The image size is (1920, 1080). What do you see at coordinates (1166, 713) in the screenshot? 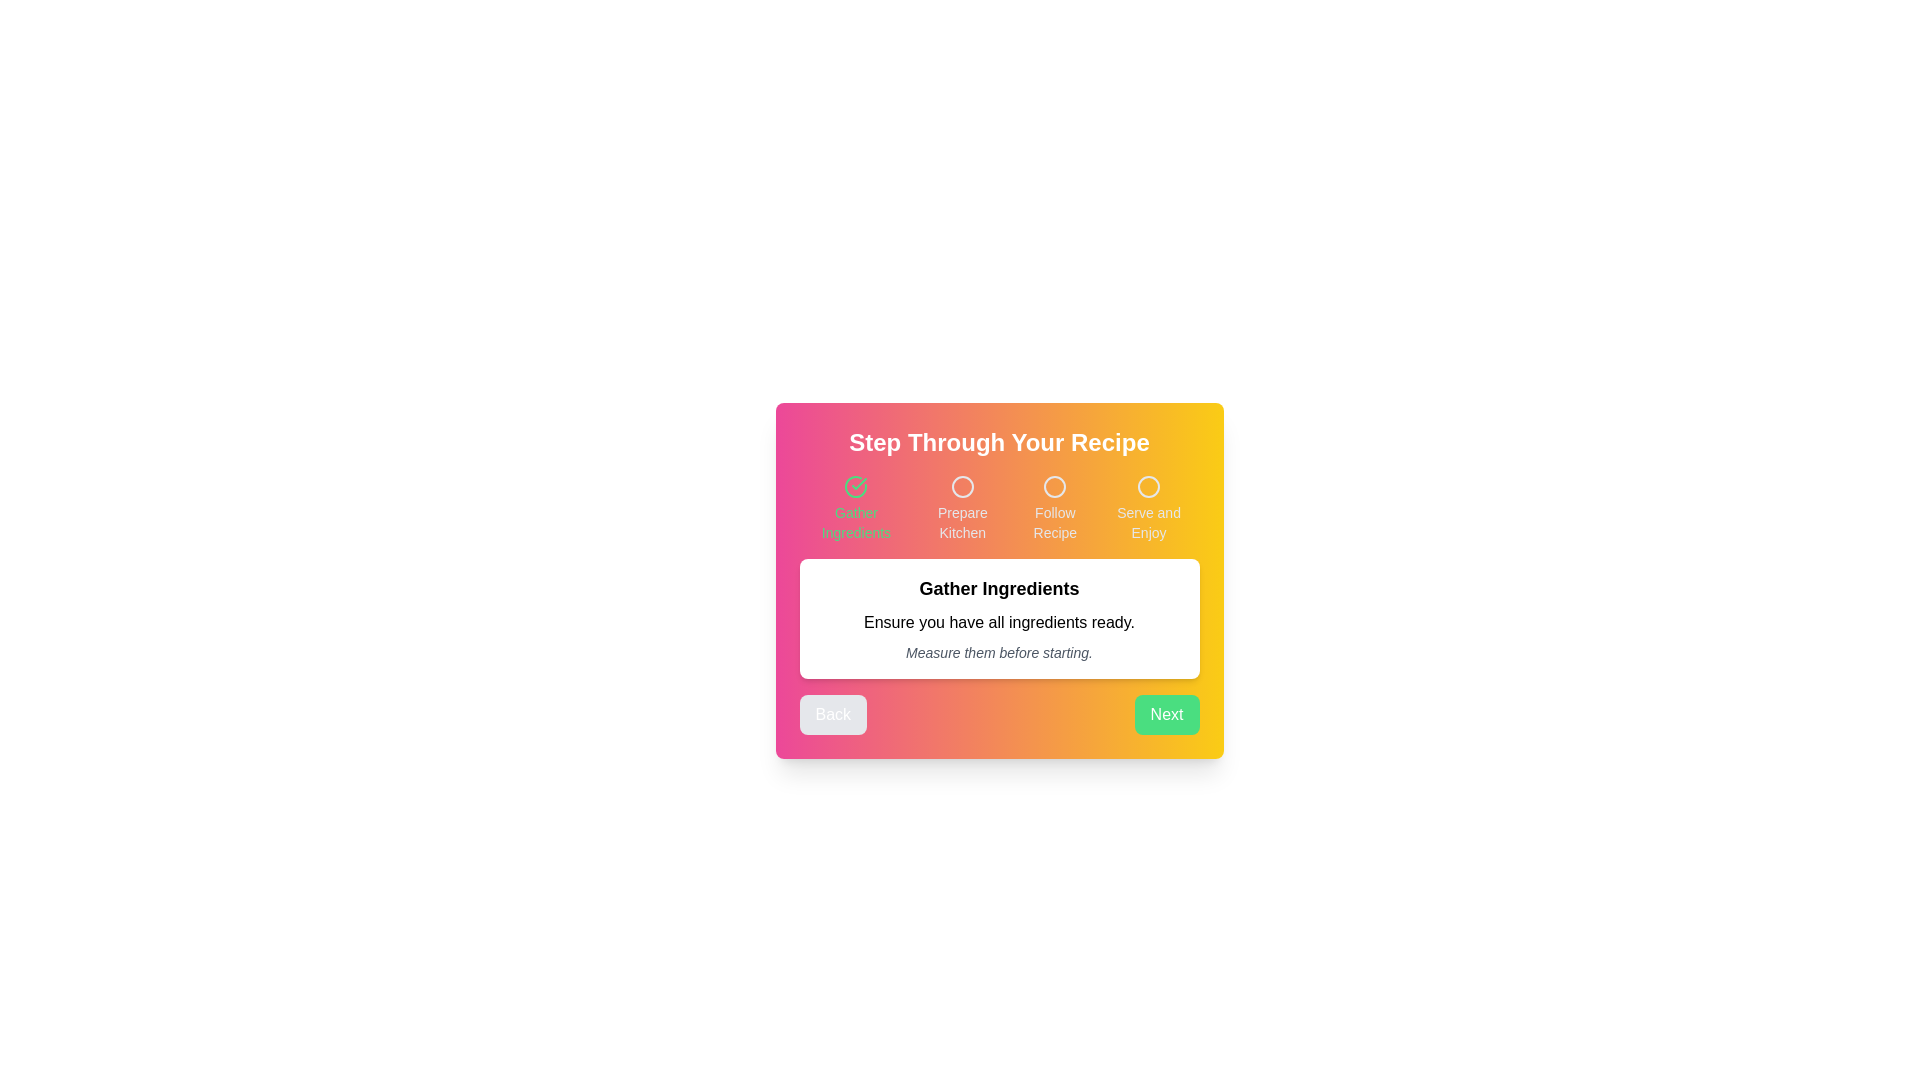
I see `'Next' button to navigate to the next step` at bounding box center [1166, 713].